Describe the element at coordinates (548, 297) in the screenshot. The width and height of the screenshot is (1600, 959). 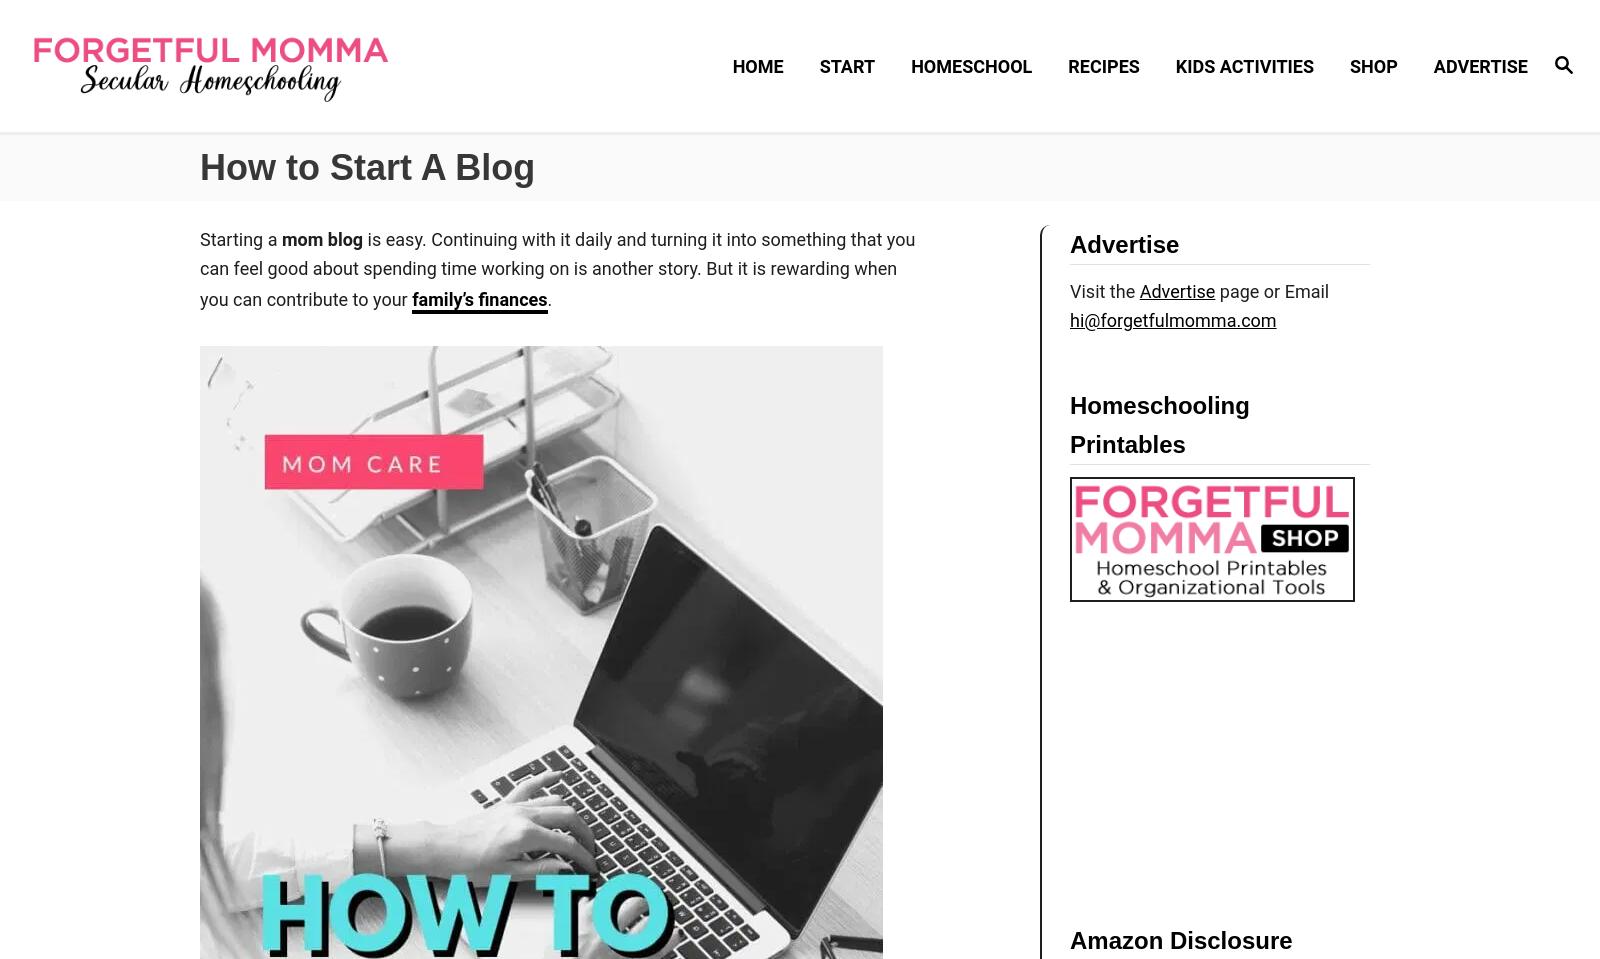
I see `'.'` at that location.